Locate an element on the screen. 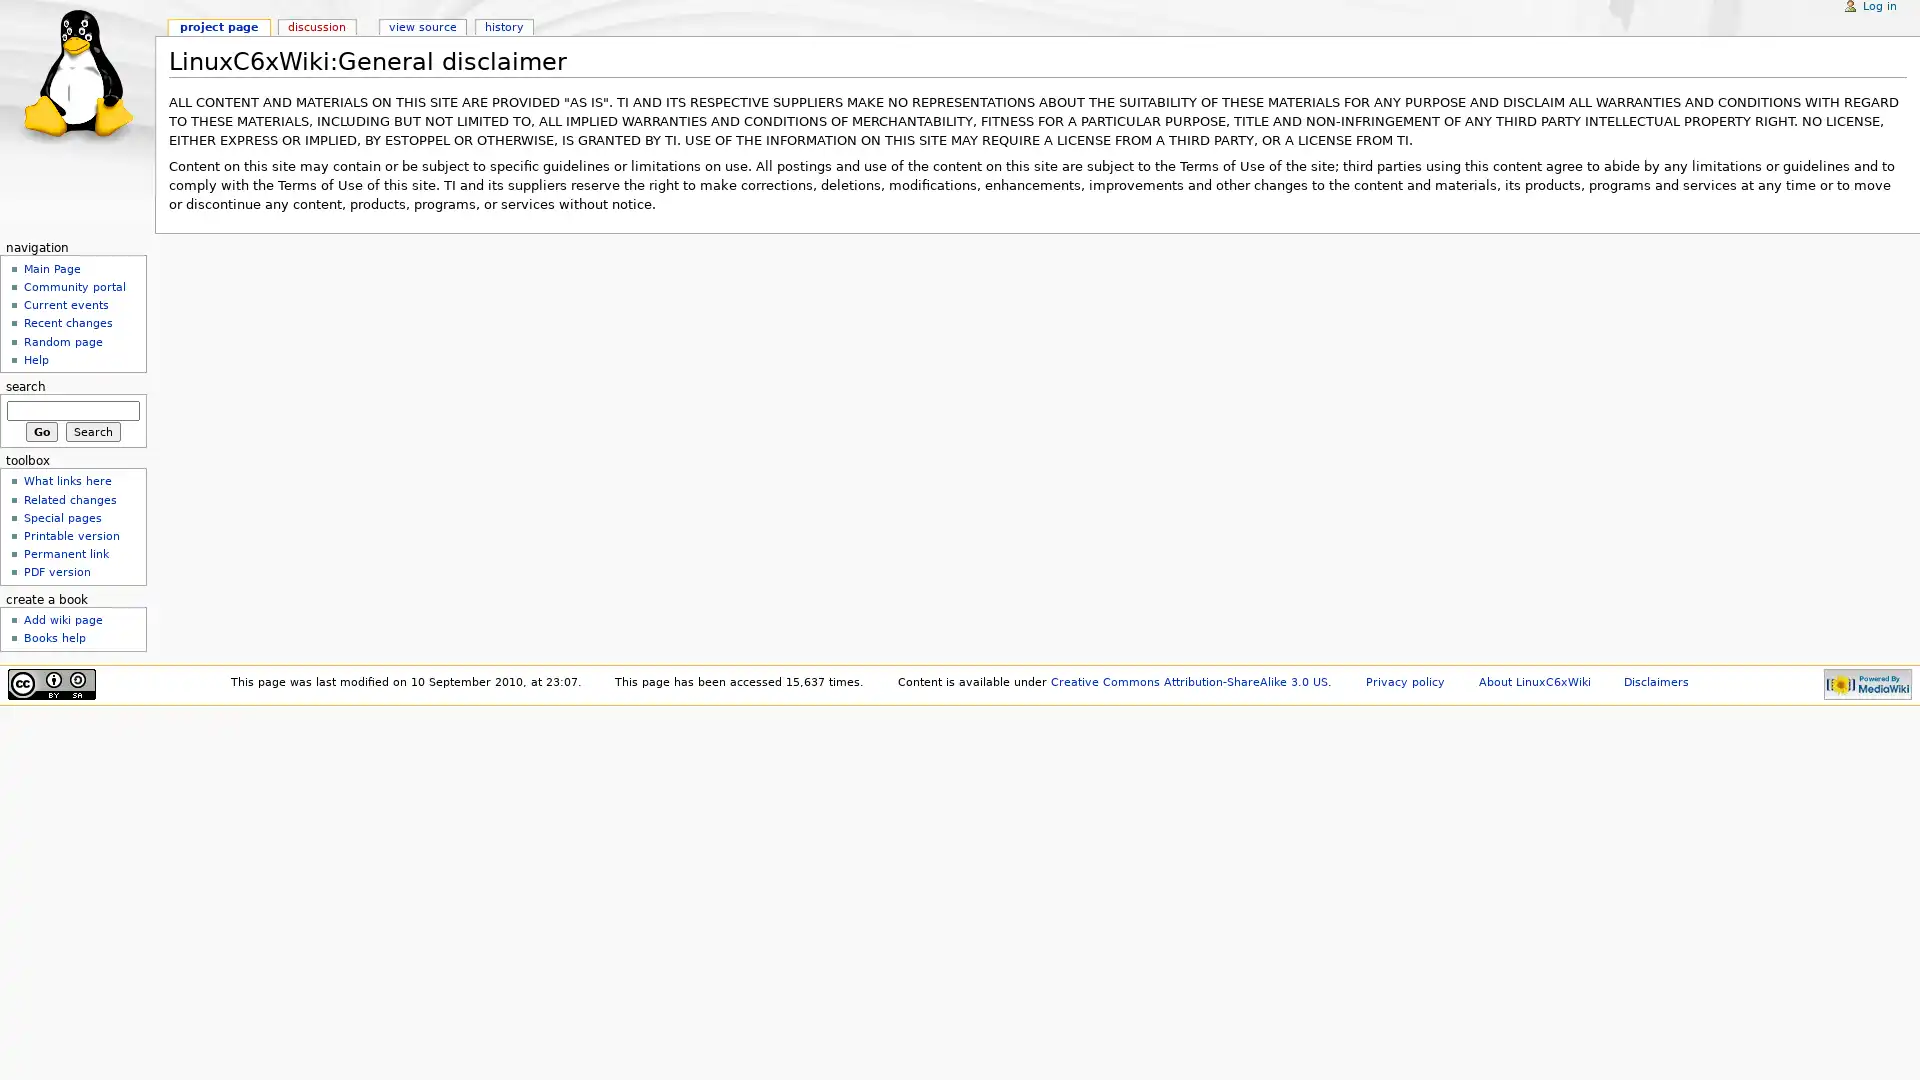  Go is located at coordinates (41, 430).